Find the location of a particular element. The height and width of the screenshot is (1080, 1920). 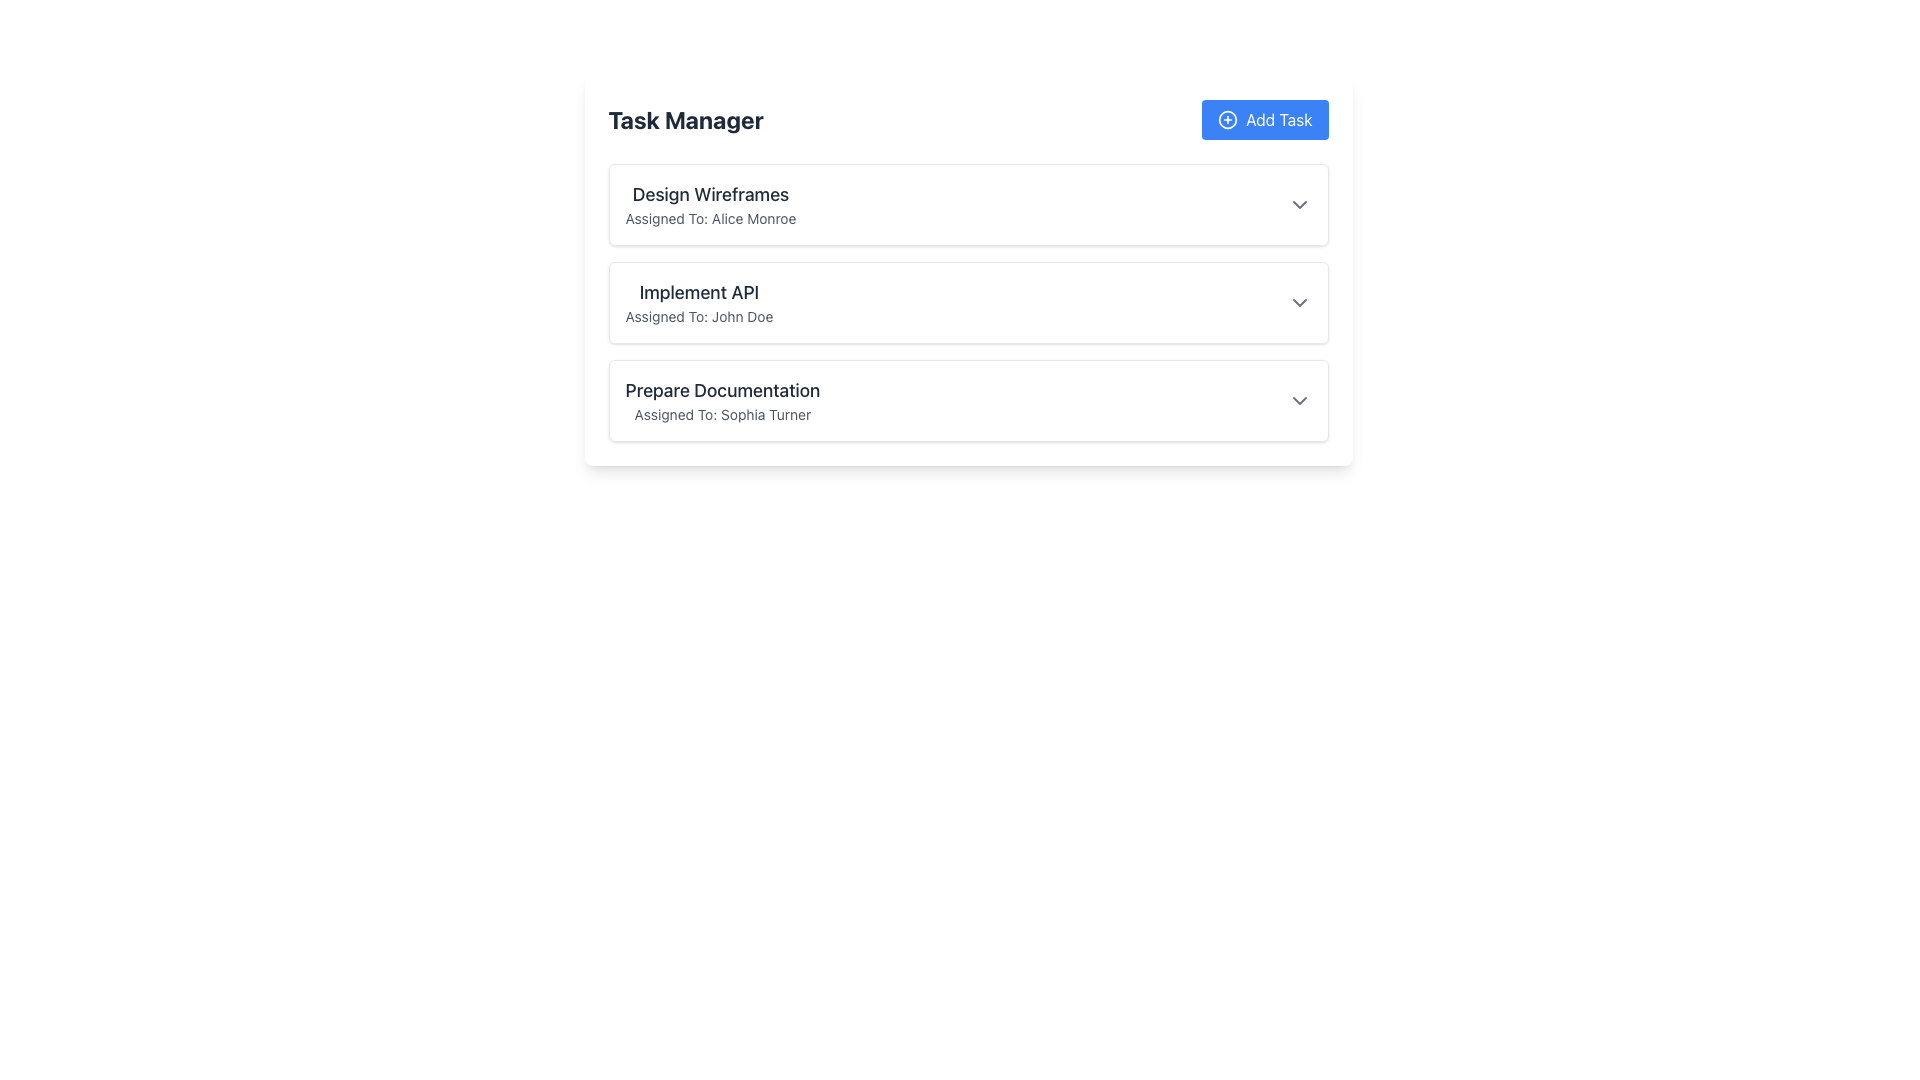

the second task card element in the vertically stacked list that displays task details, positioned between 'Design Wireframes' and 'Prepare Documentation' is located at coordinates (968, 303).